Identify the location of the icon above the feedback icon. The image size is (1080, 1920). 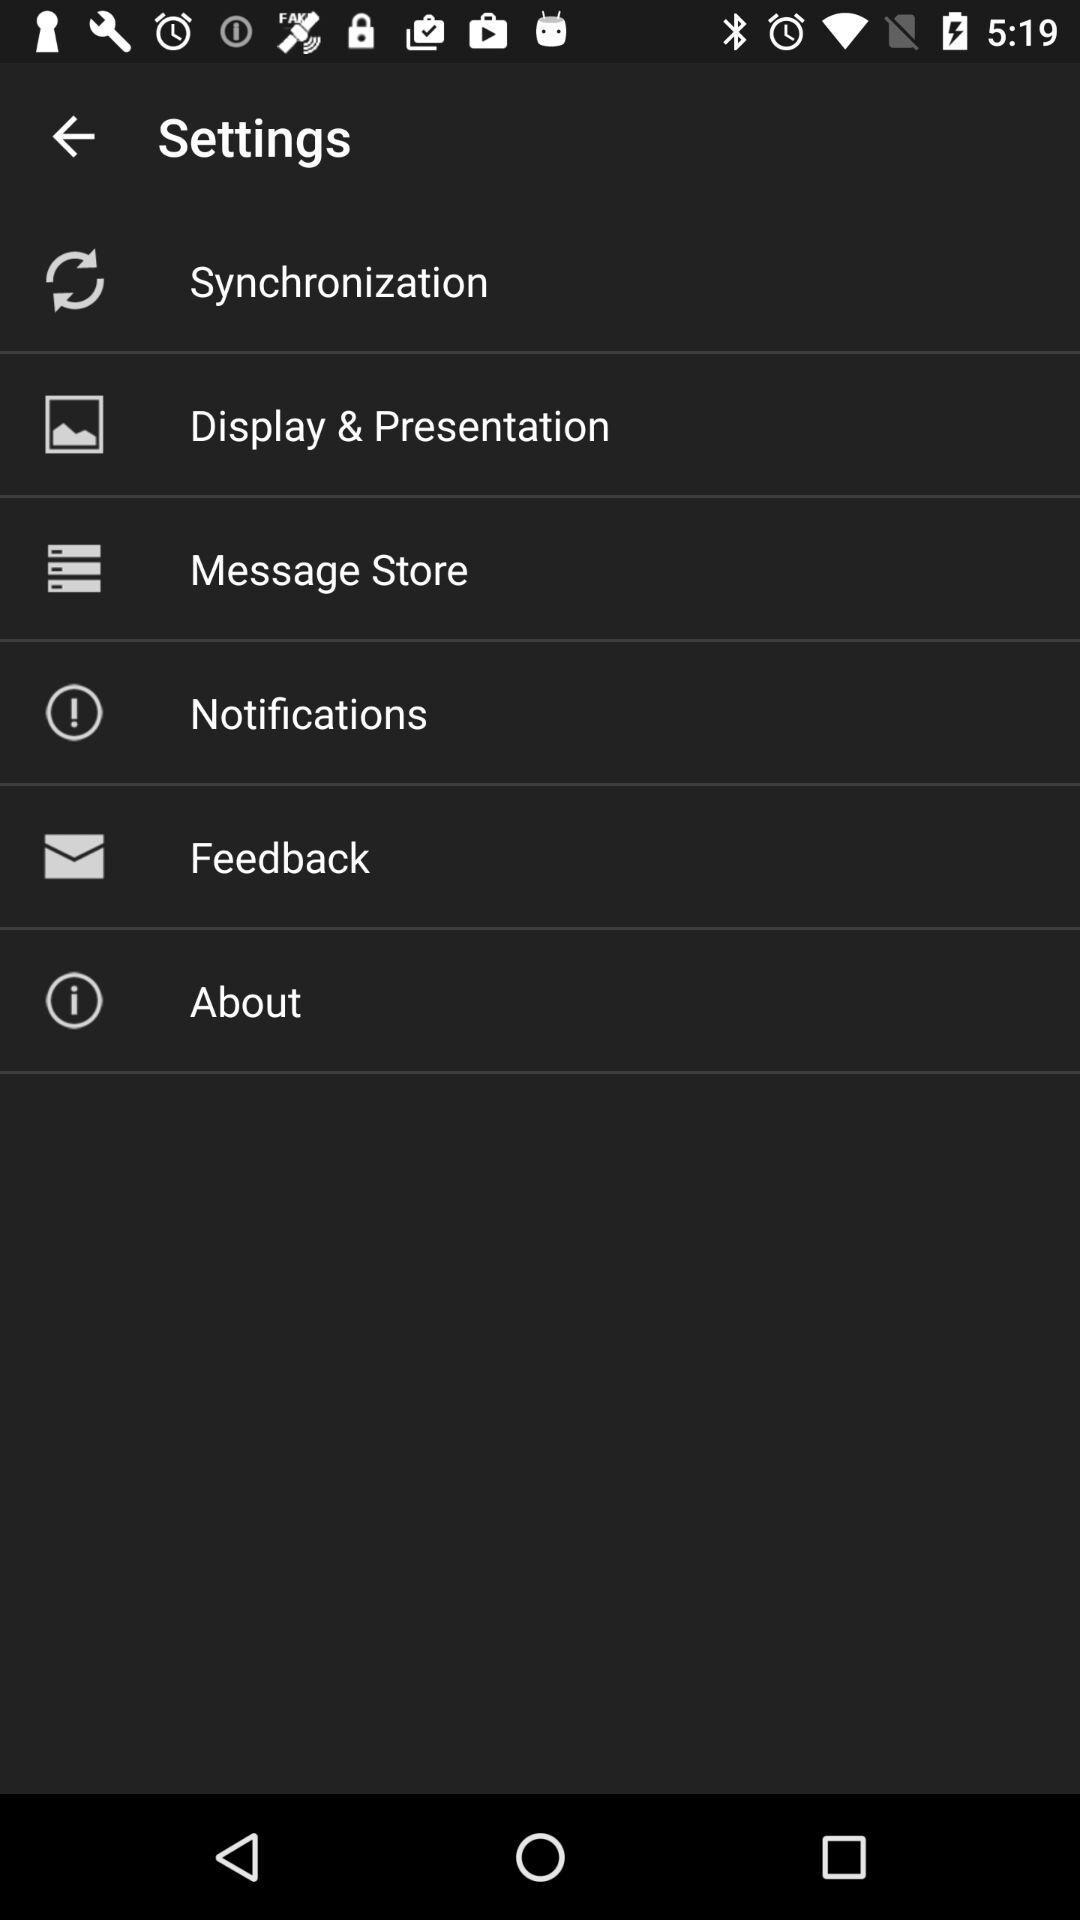
(308, 712).